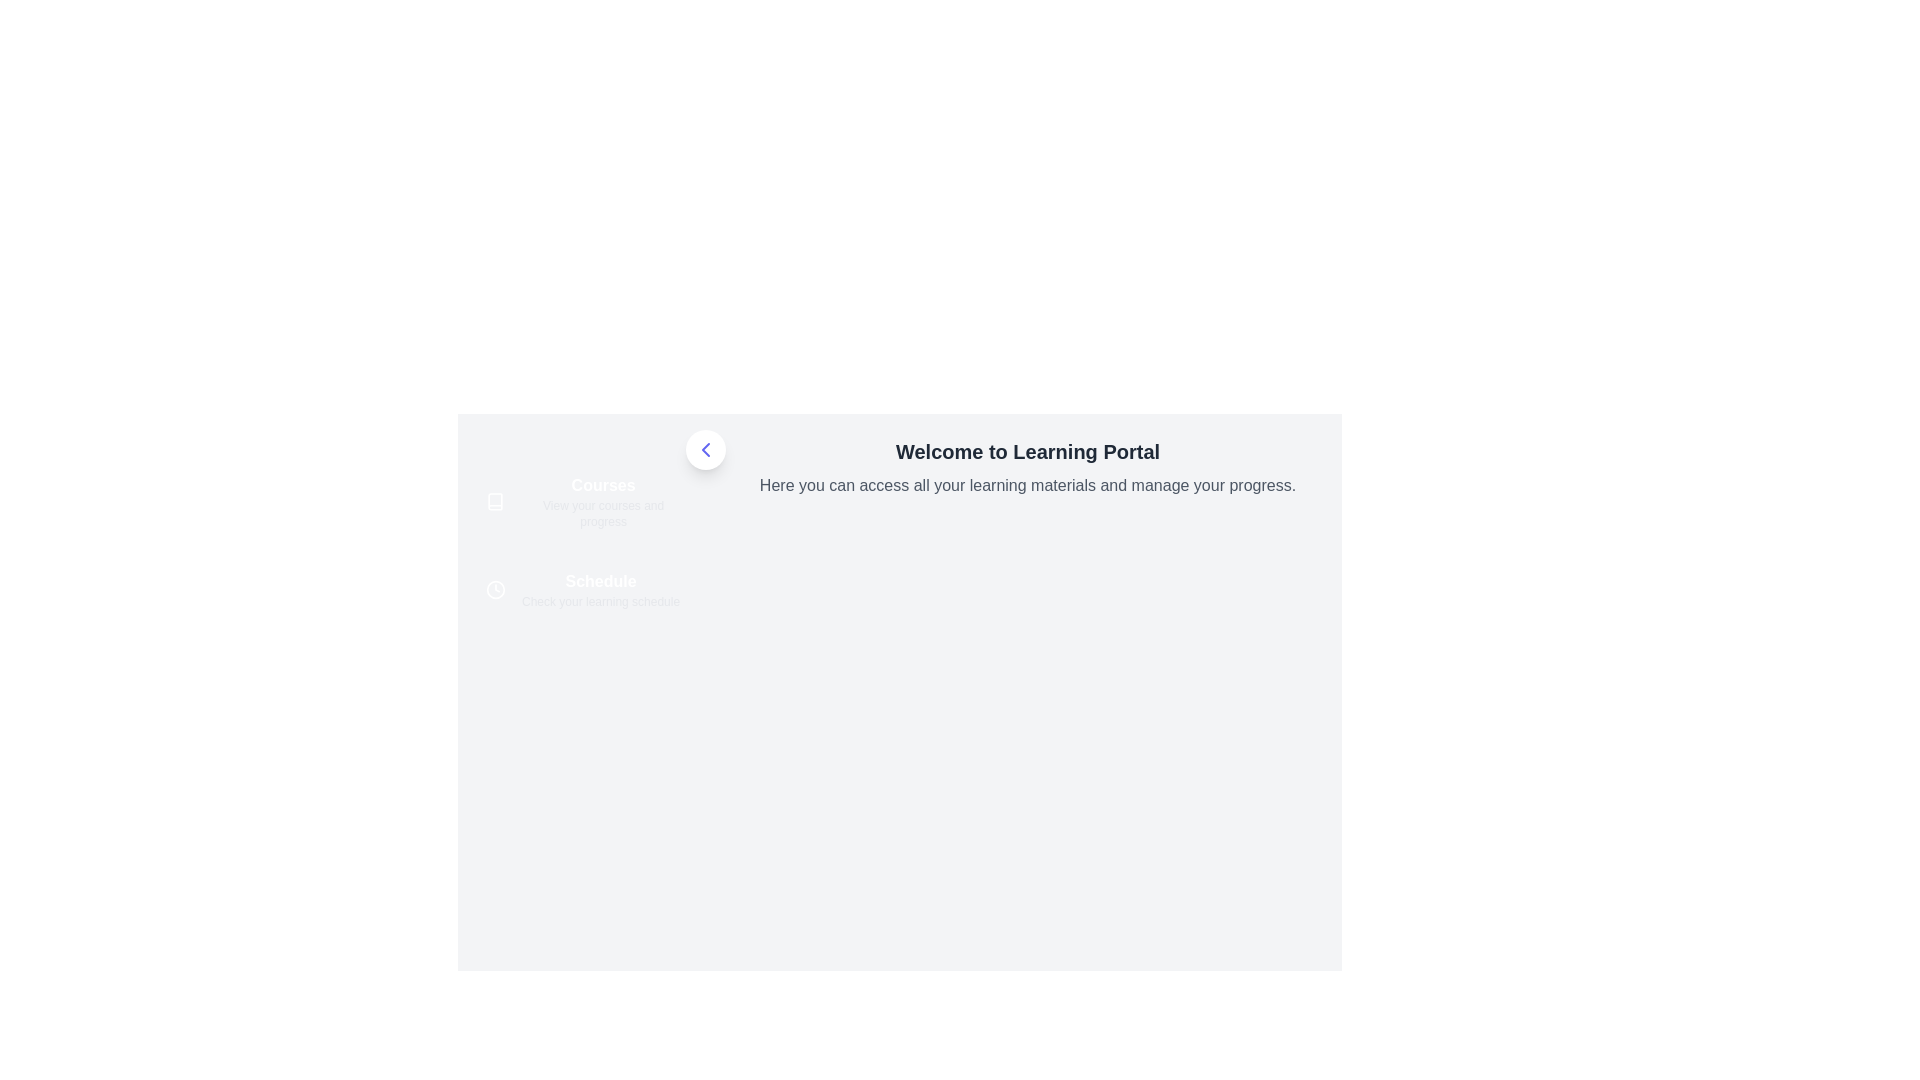  What do you see at coordinates (584, 500) in the screenshot?
I see `the 'Courses' section to view its details` at bounding box center [584, 500].